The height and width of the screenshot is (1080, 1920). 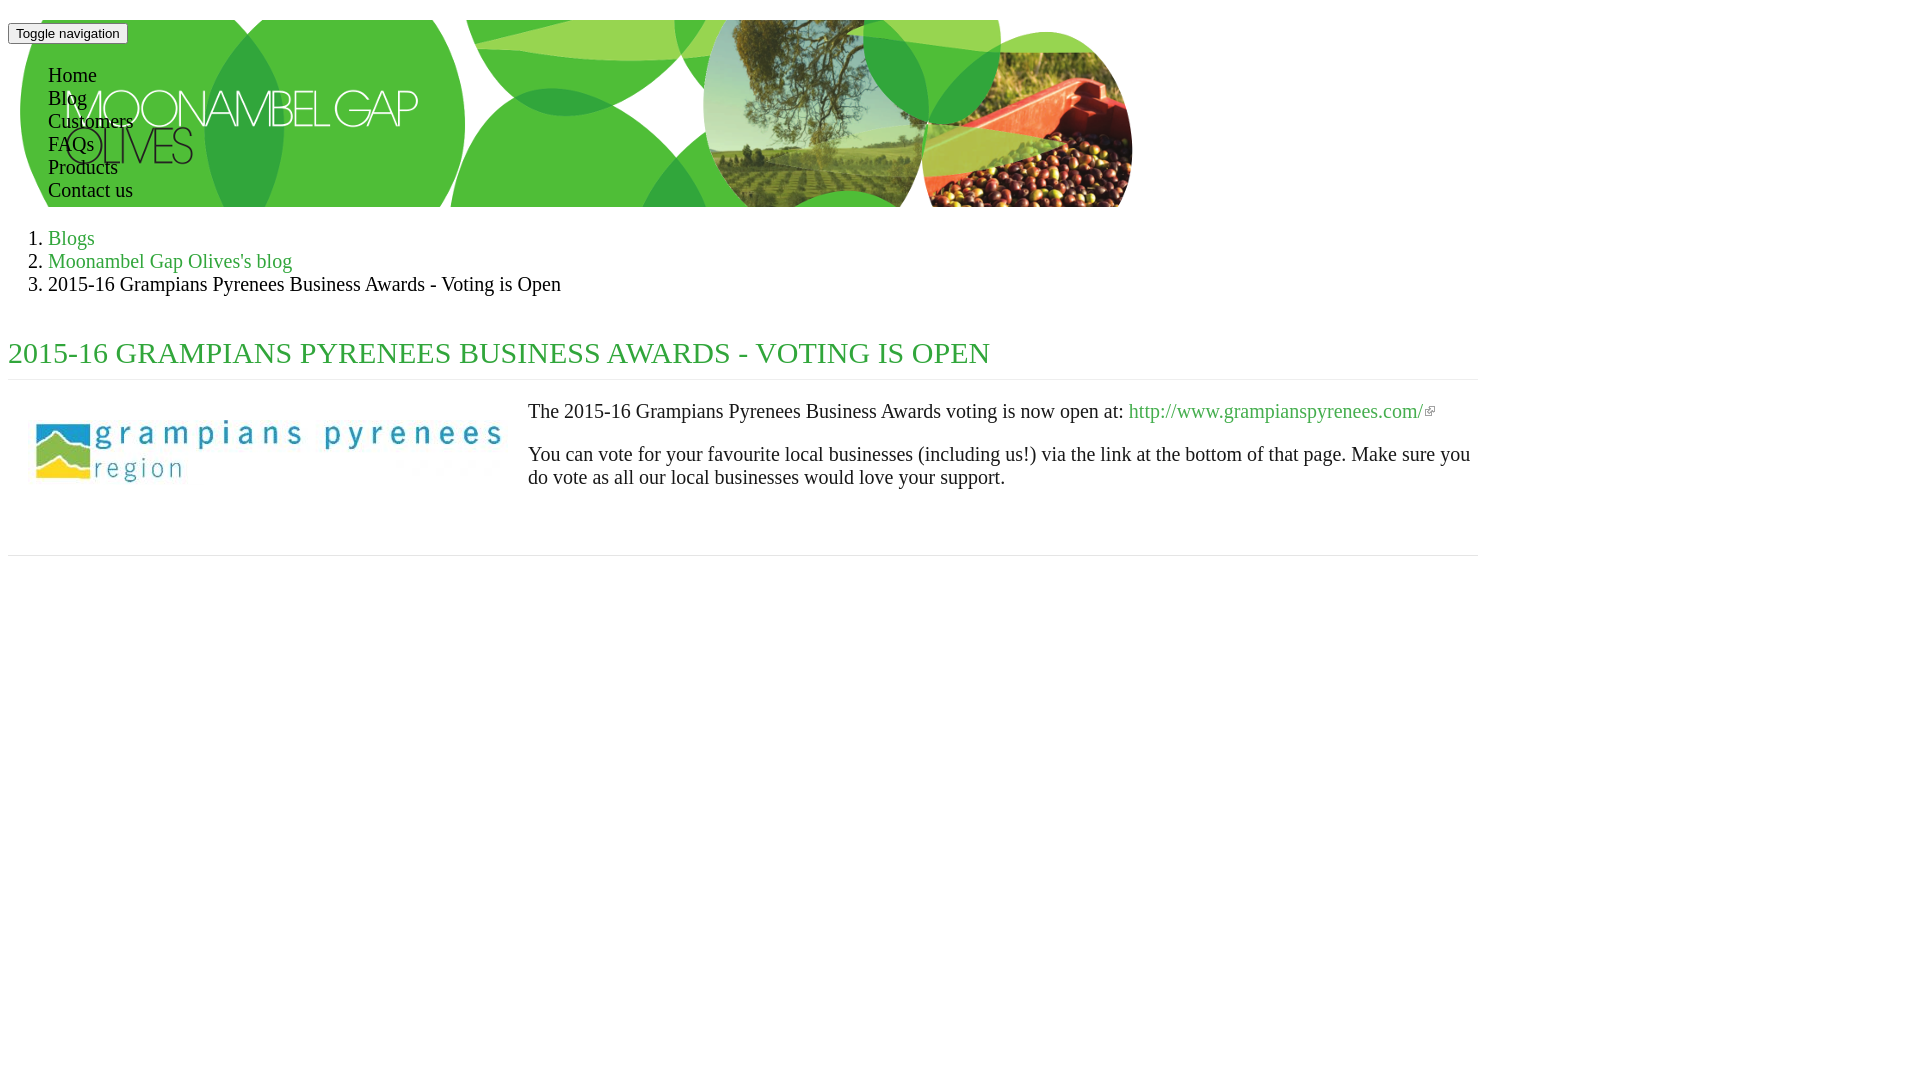 What do you see at coordinates (71, 237) in the screenshot?
I see `'Blogs'` at bounding box center [71, 237].